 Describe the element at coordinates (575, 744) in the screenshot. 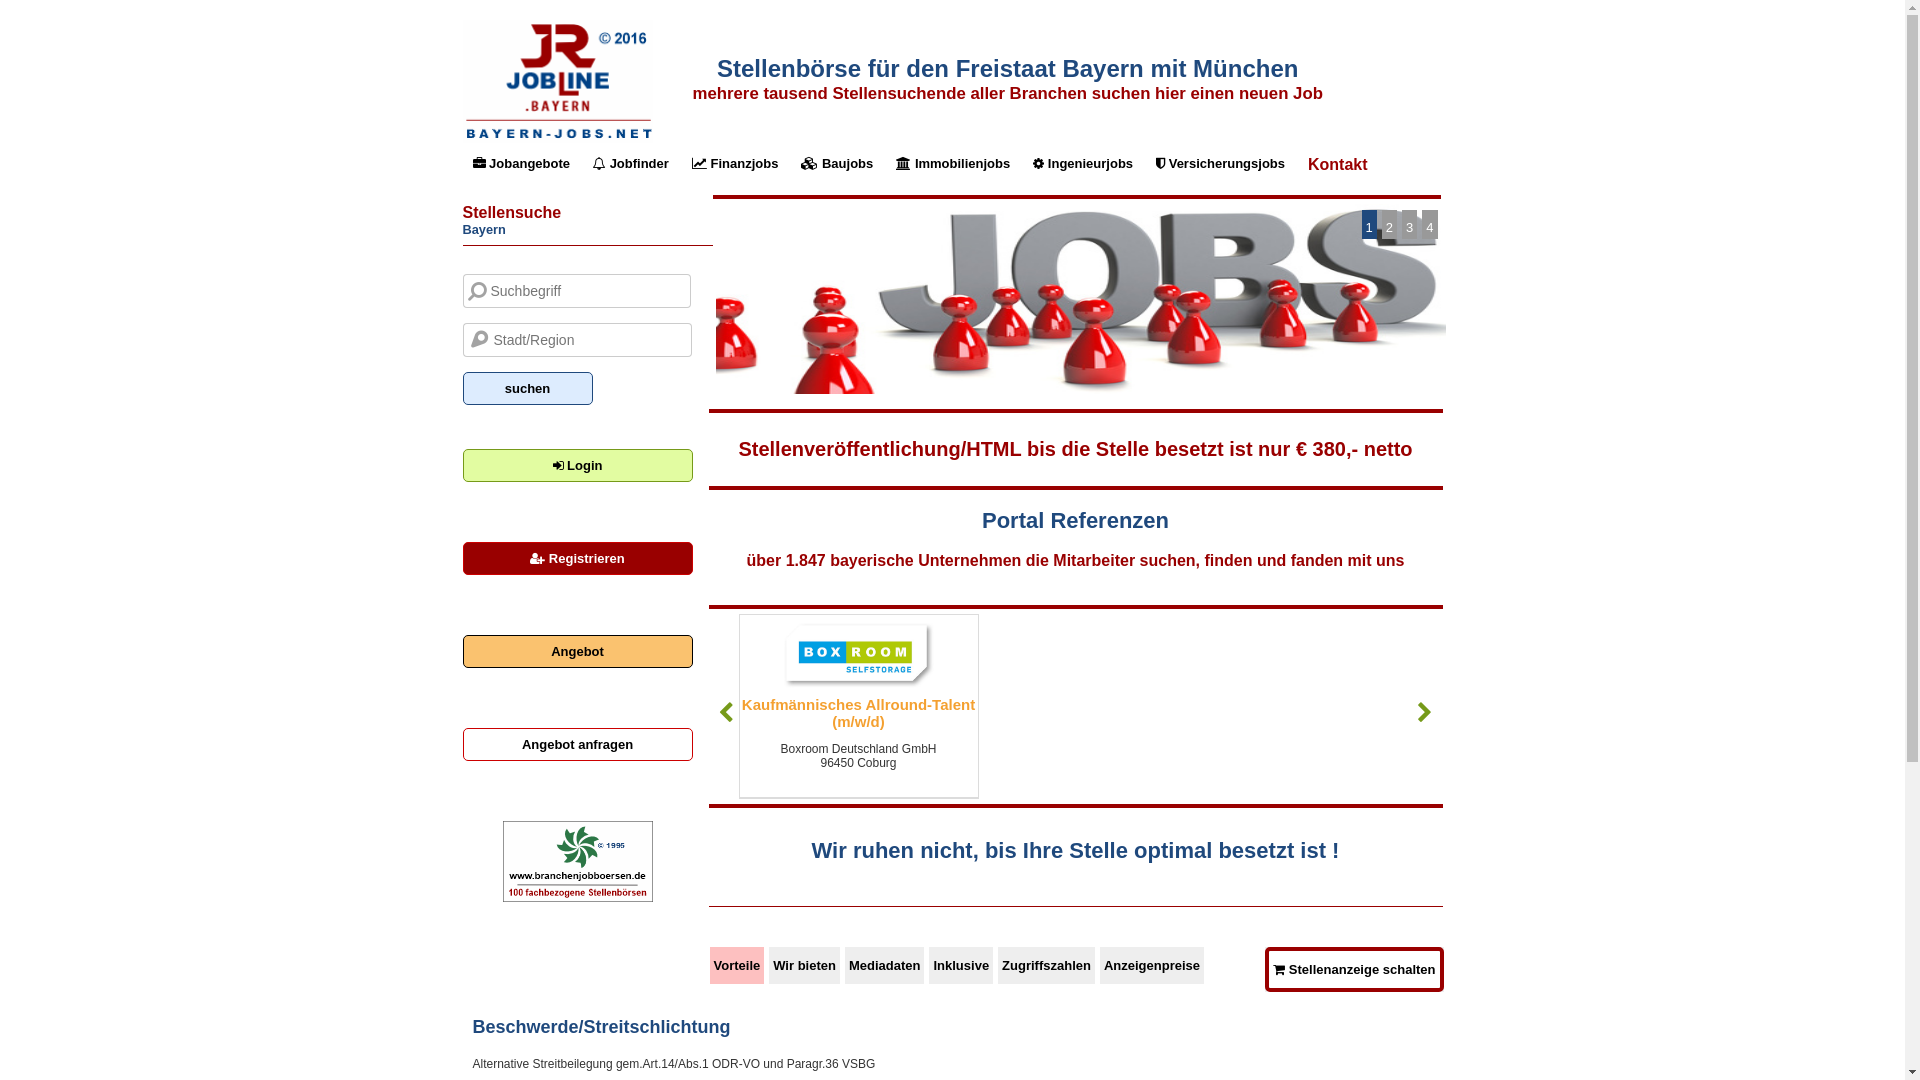

I see `'Angebot anfragen'` at that location.